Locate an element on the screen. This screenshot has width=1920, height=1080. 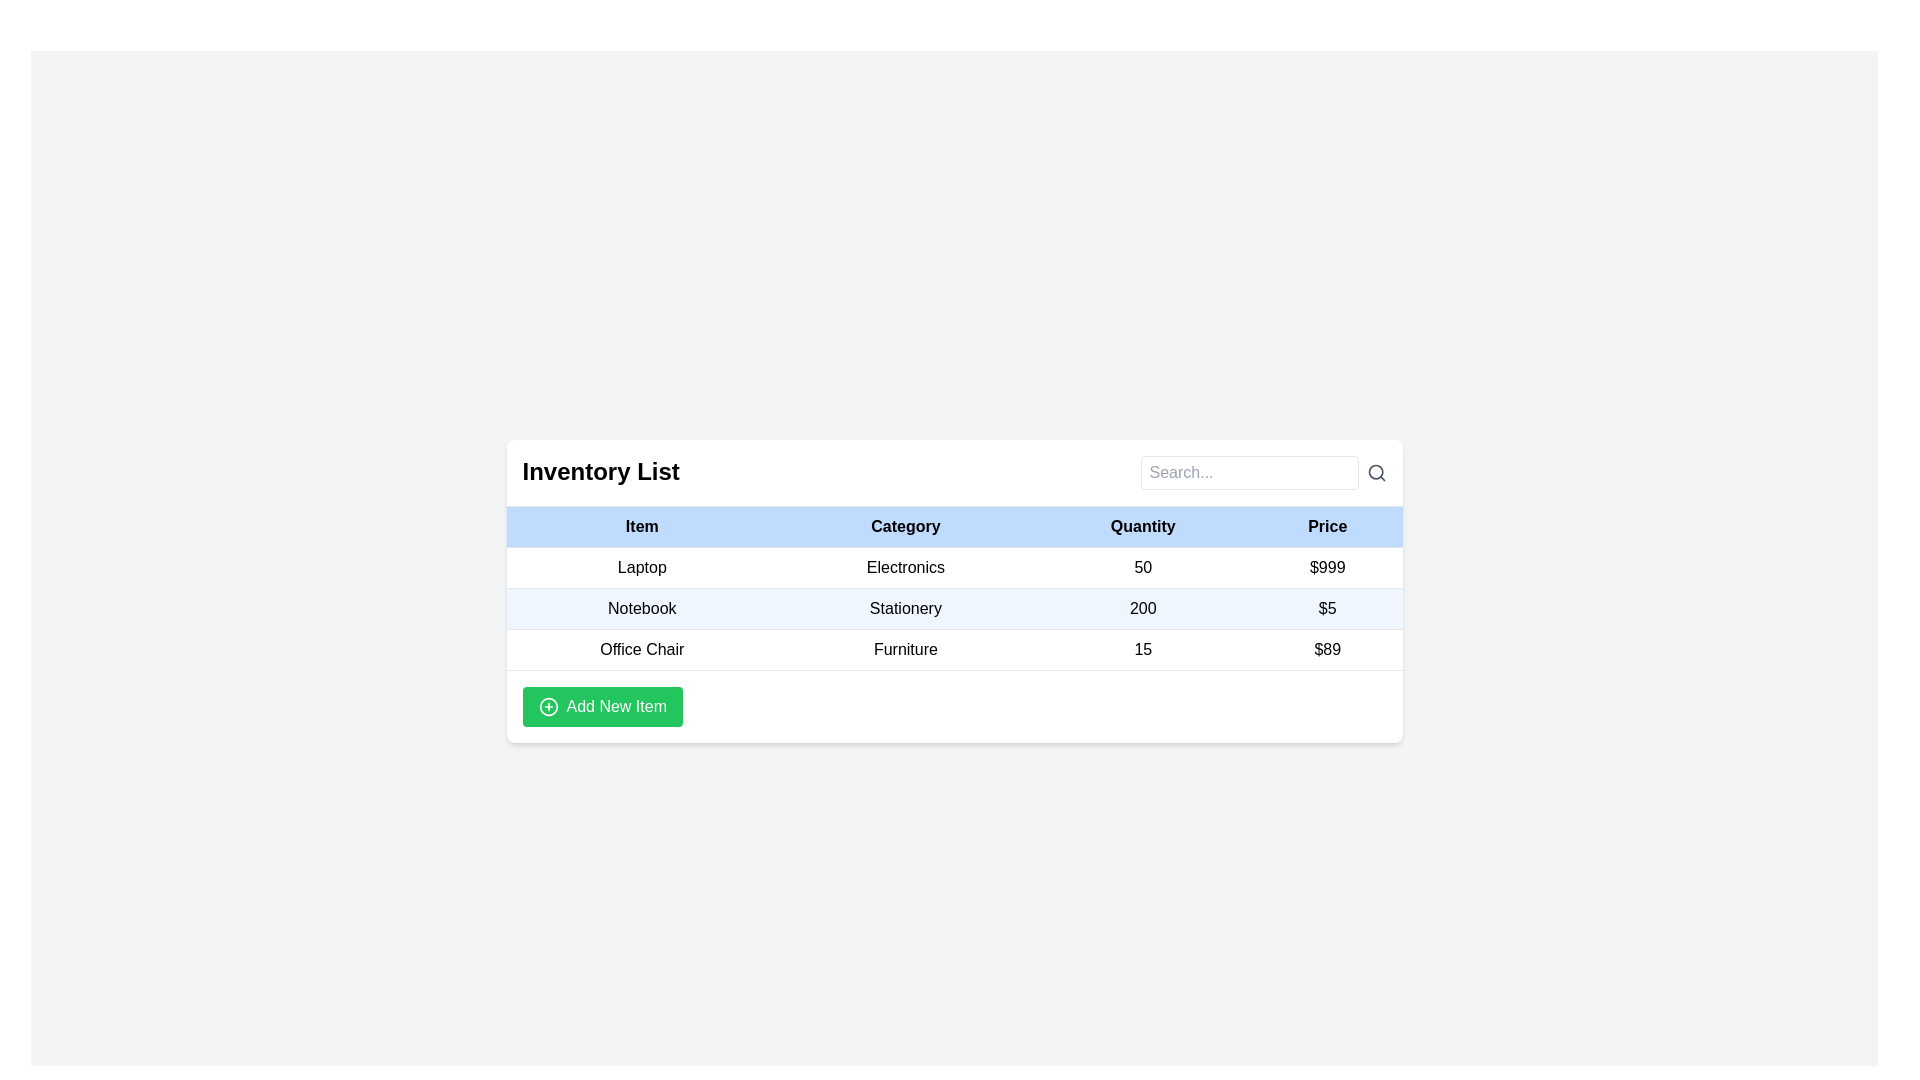
the third row of the data table containing 'Office Chair', 'Furniture', '15', and '$89' is located at coordinates (953, 649).